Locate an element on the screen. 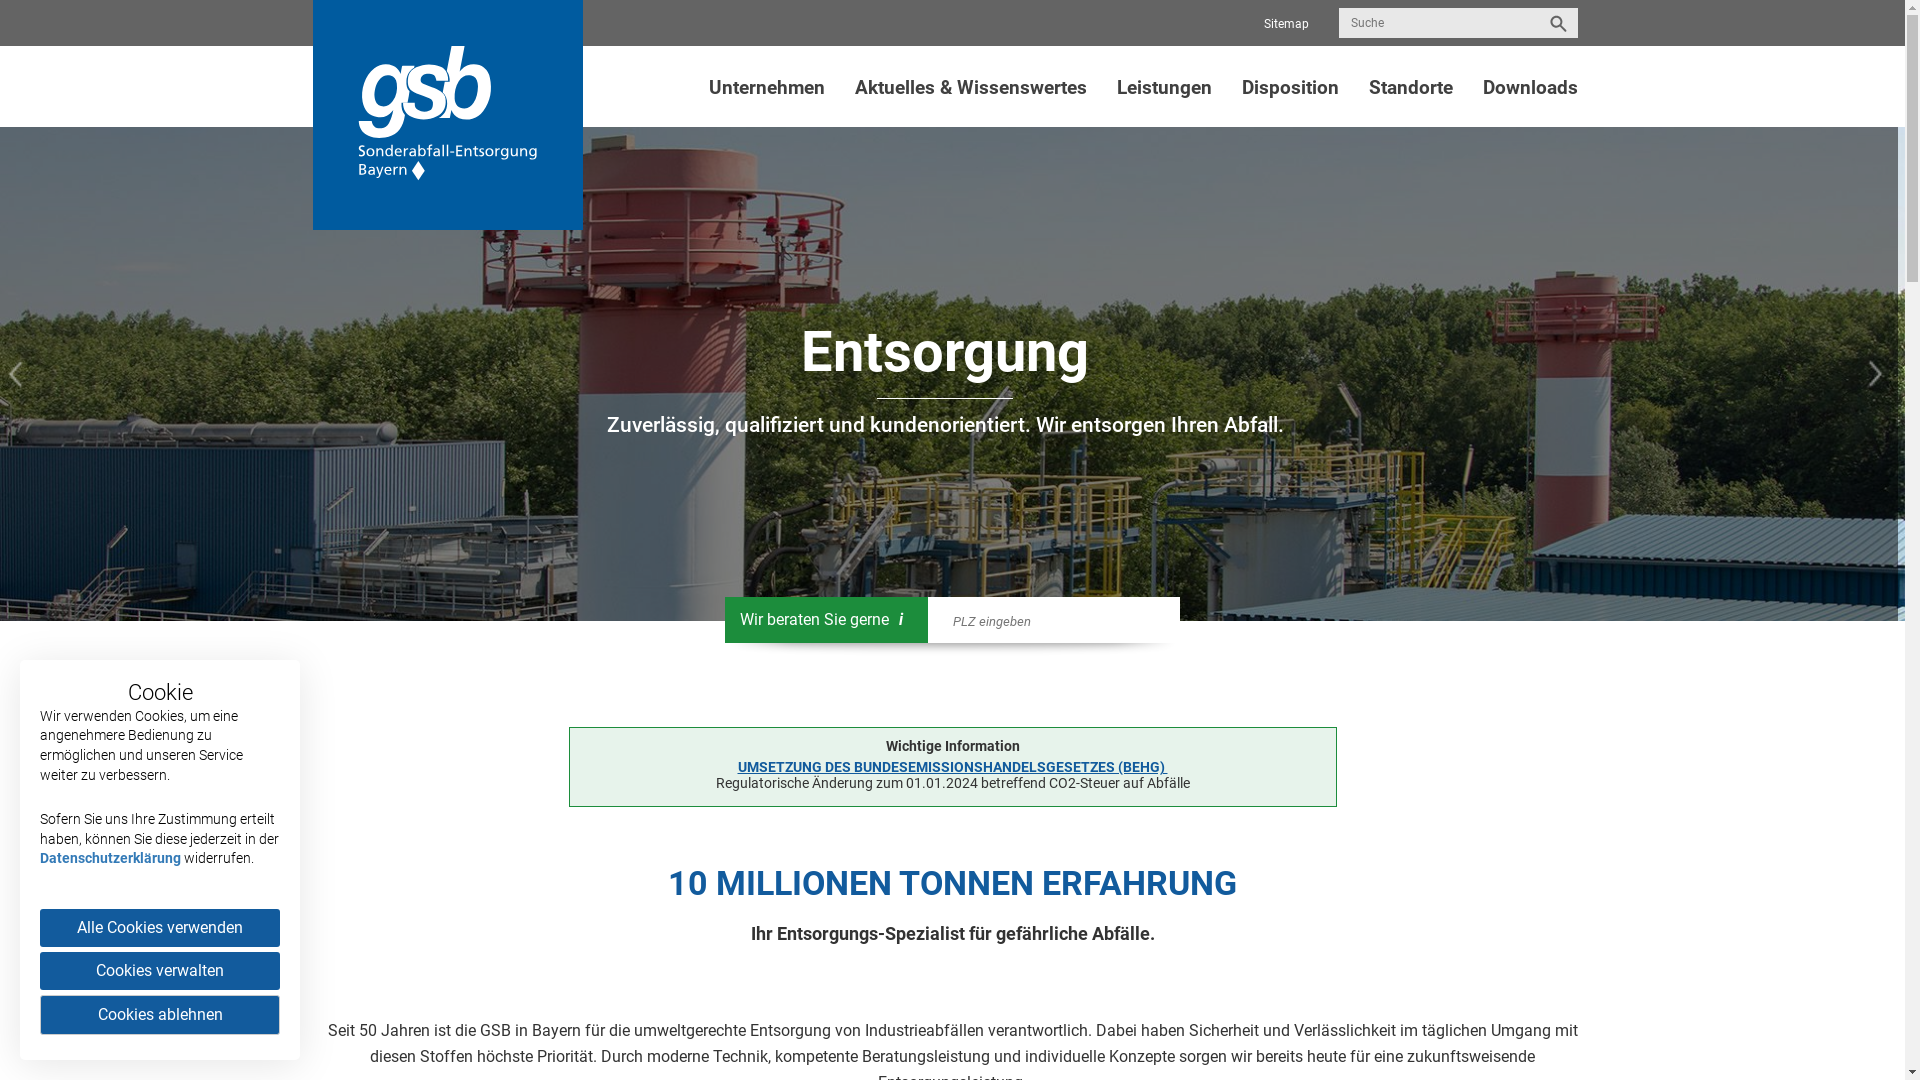  'Standorte' is located at coordinates (1410, 86).